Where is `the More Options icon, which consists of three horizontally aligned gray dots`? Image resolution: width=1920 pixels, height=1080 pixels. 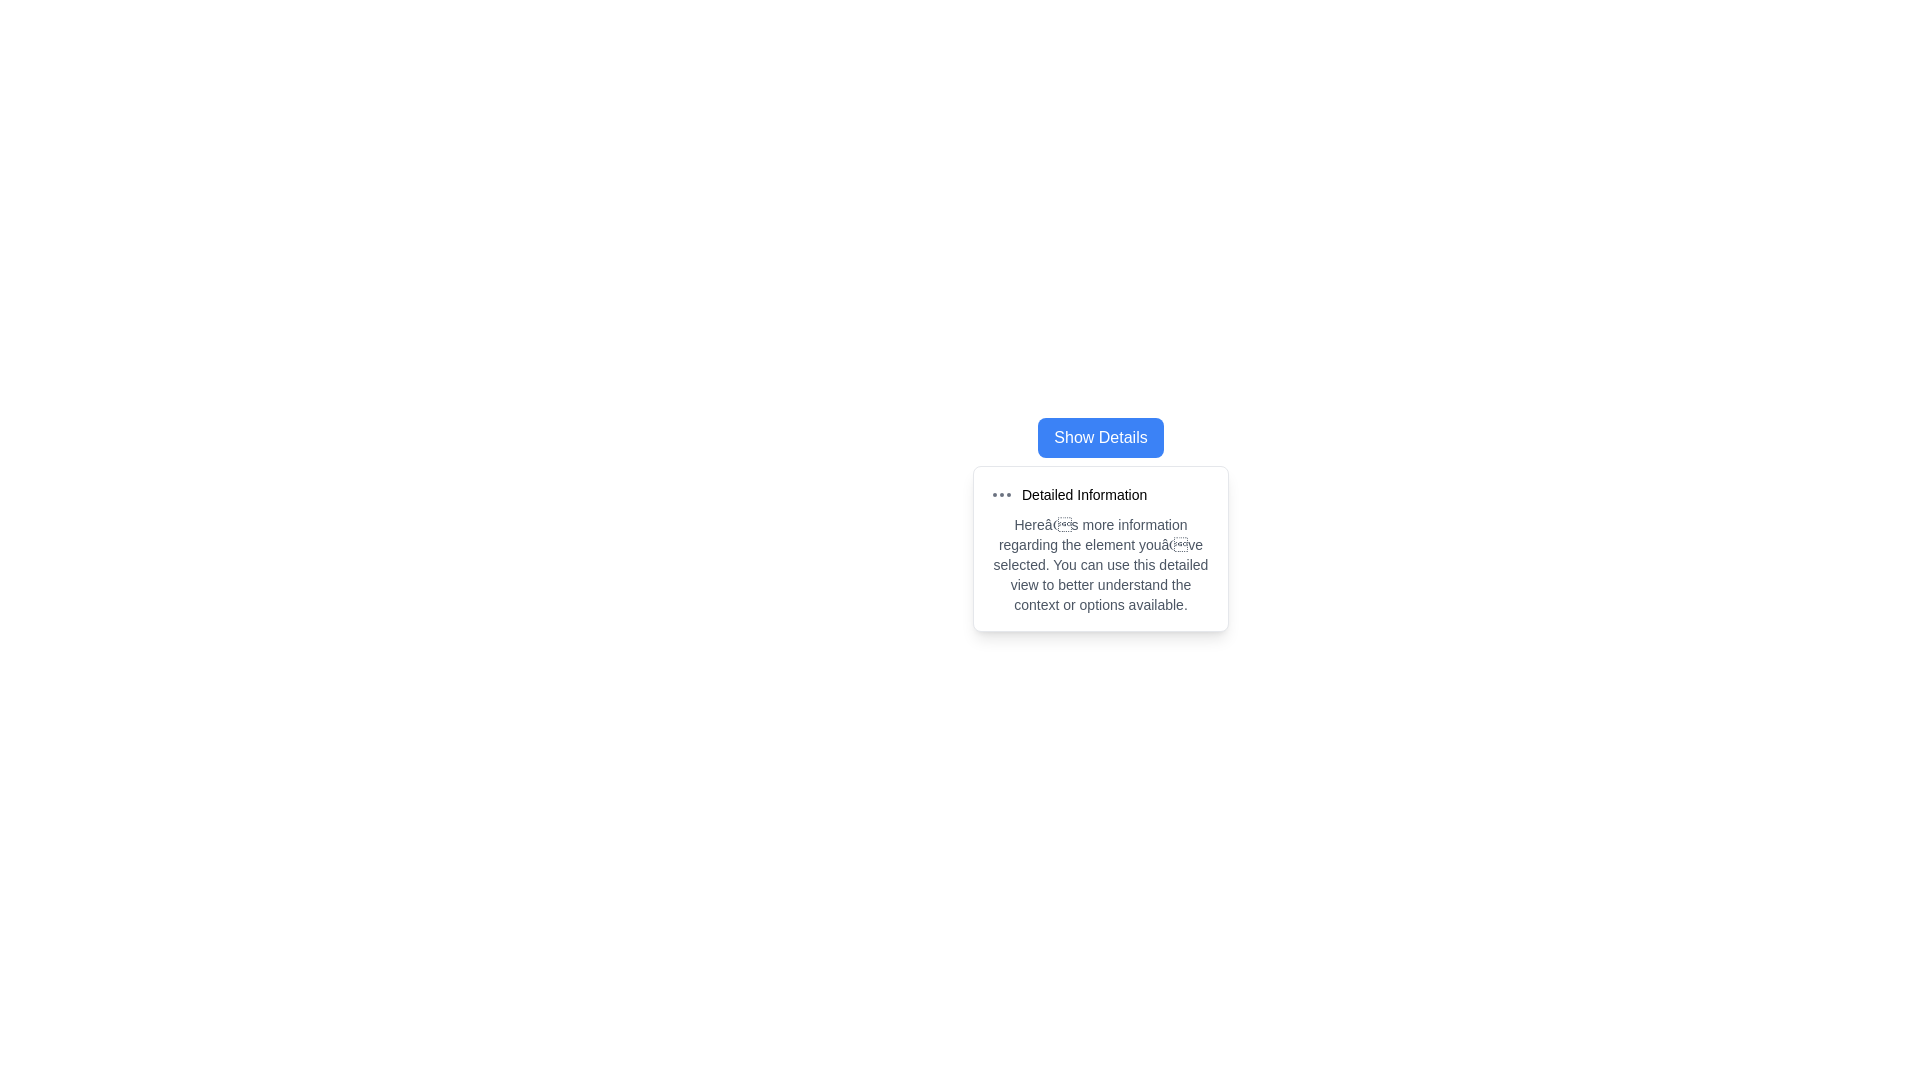
the More Options icon, which consists of three horizontally aligned gray dots is located at coordinates (1002, 494).